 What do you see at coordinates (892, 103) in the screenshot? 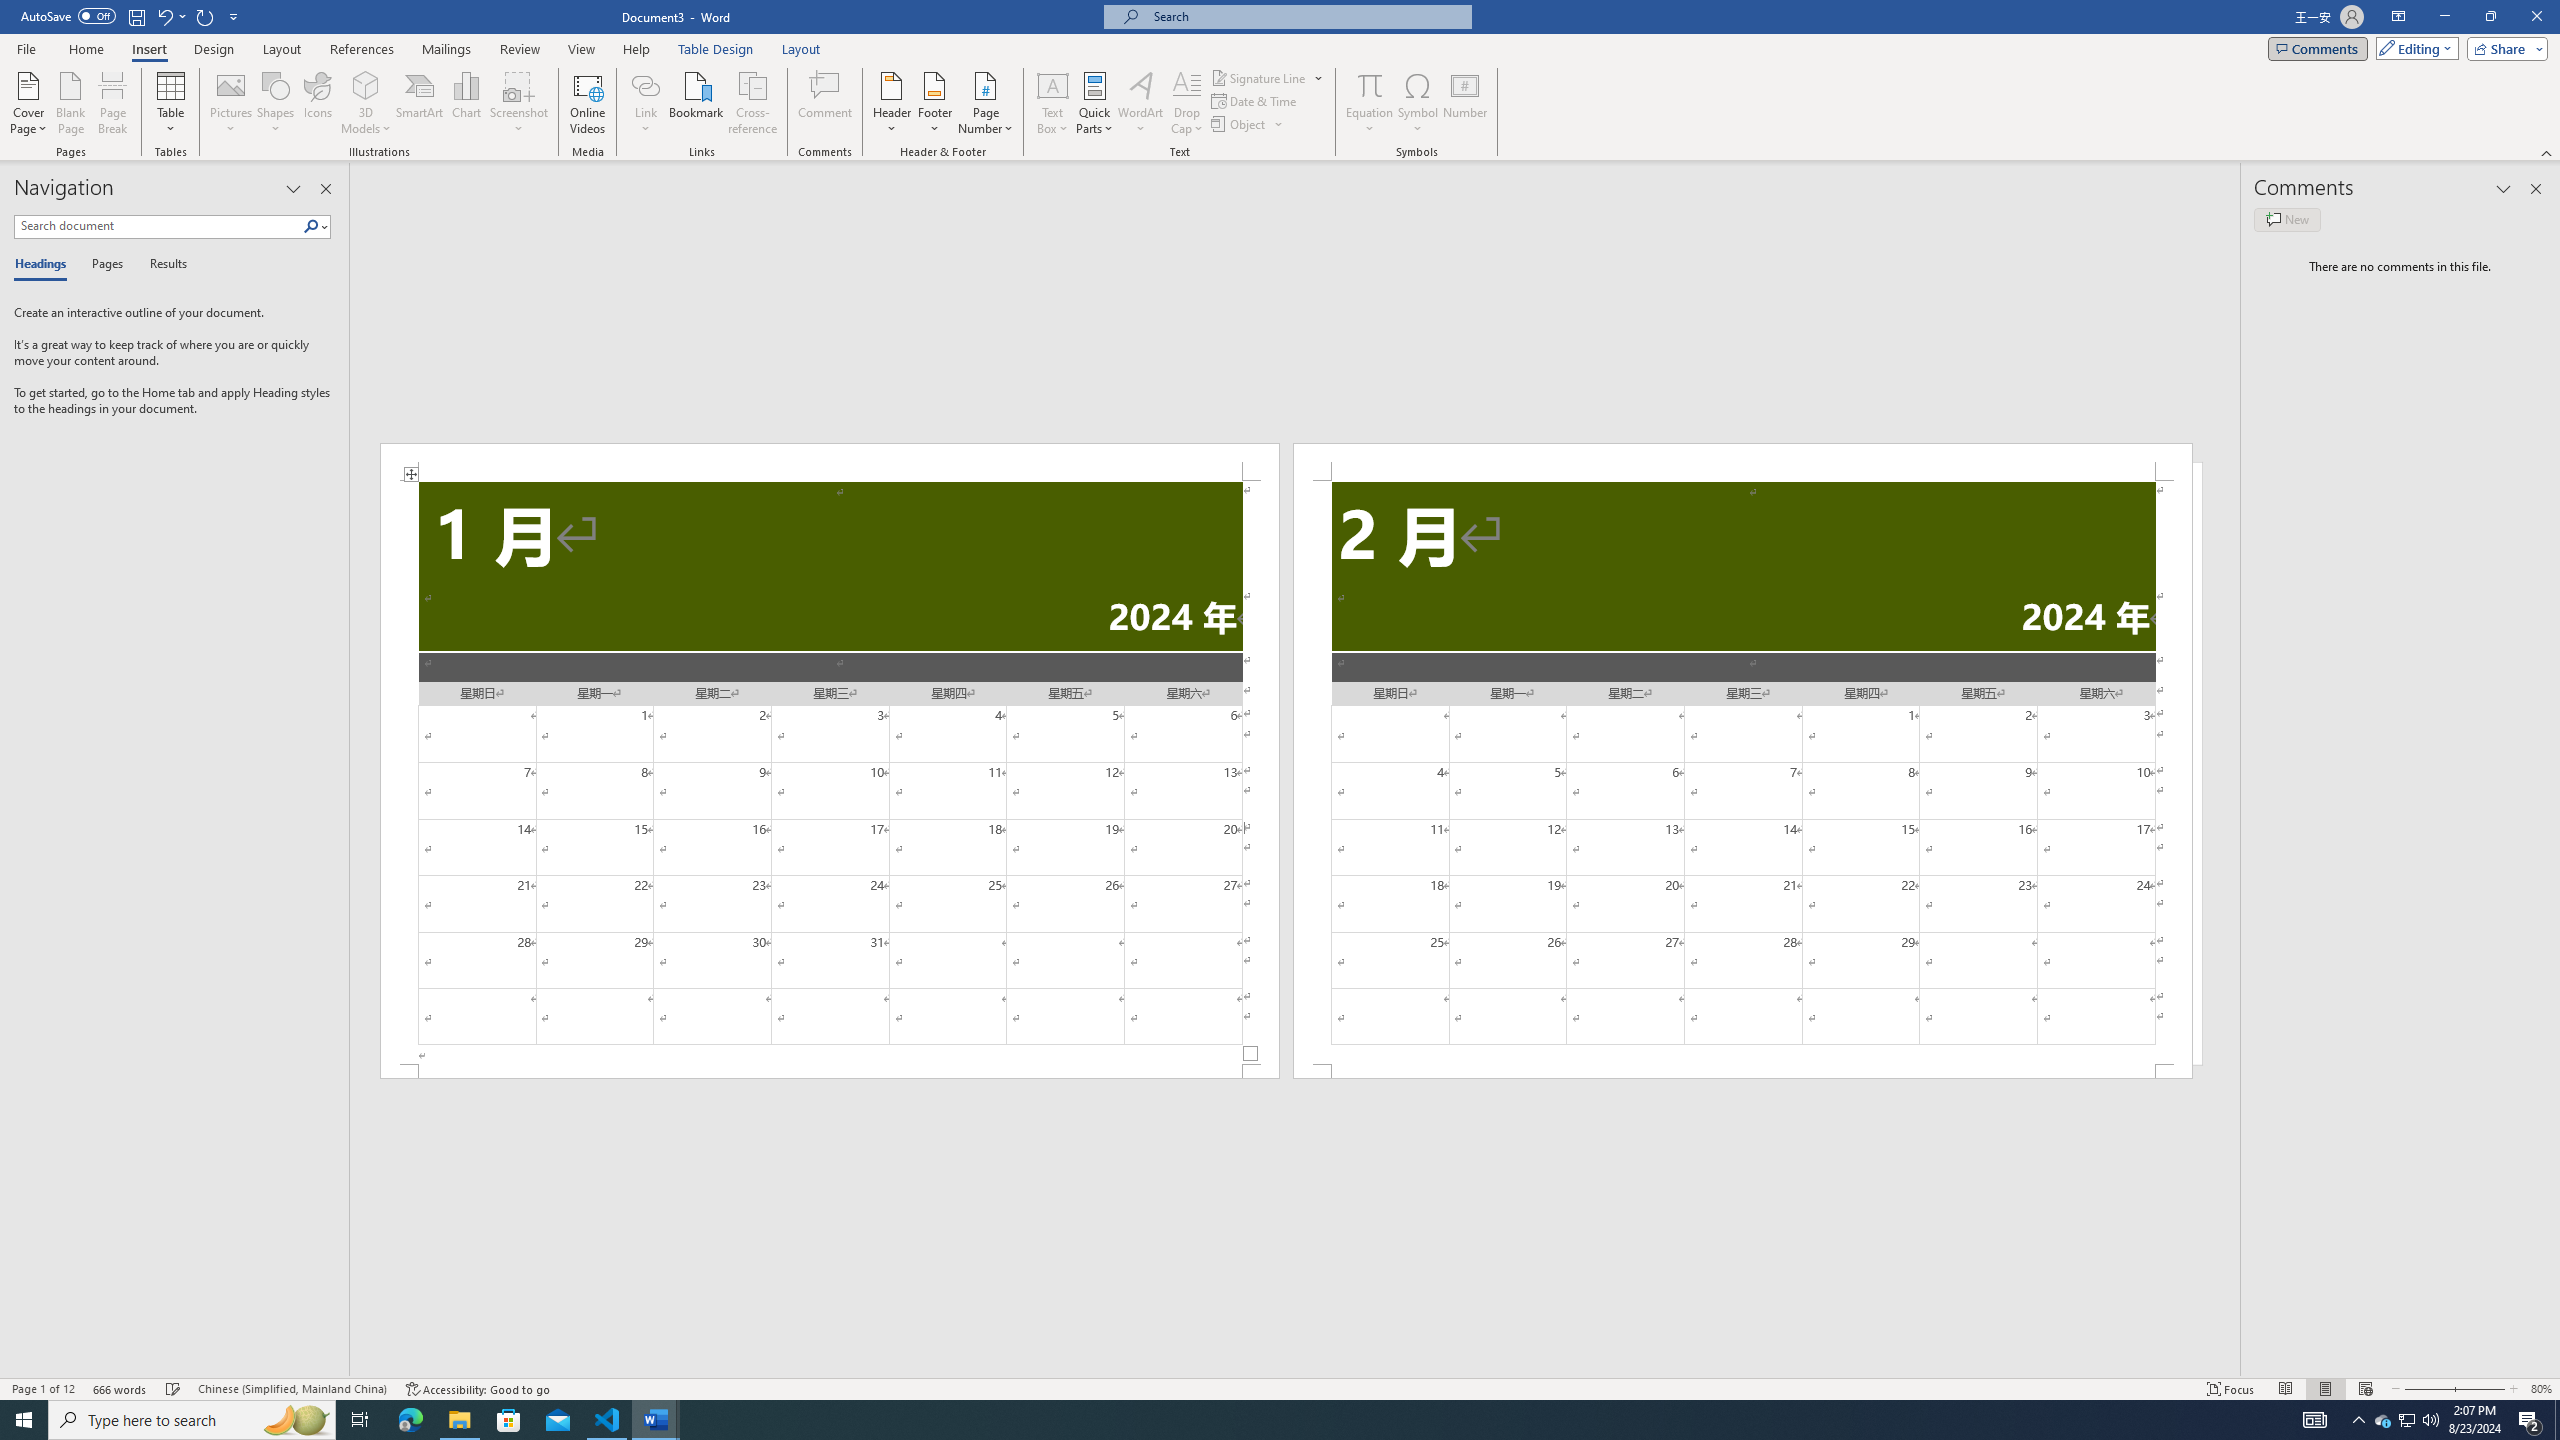
I see `'Header'` at bounding box center [892, 103].